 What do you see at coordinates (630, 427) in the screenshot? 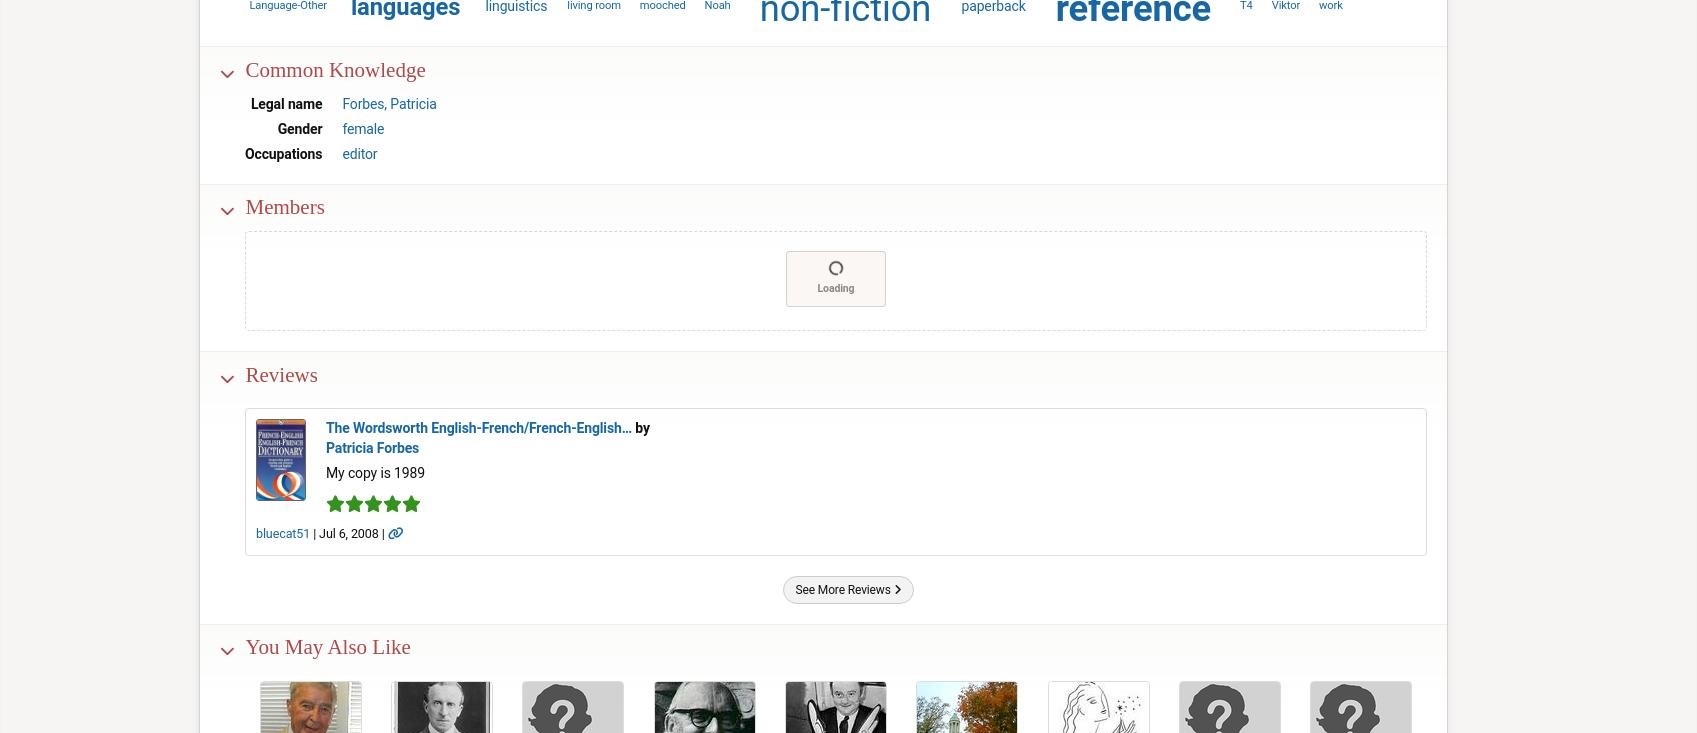
I see `'by'` at bounding box center [630, 427].